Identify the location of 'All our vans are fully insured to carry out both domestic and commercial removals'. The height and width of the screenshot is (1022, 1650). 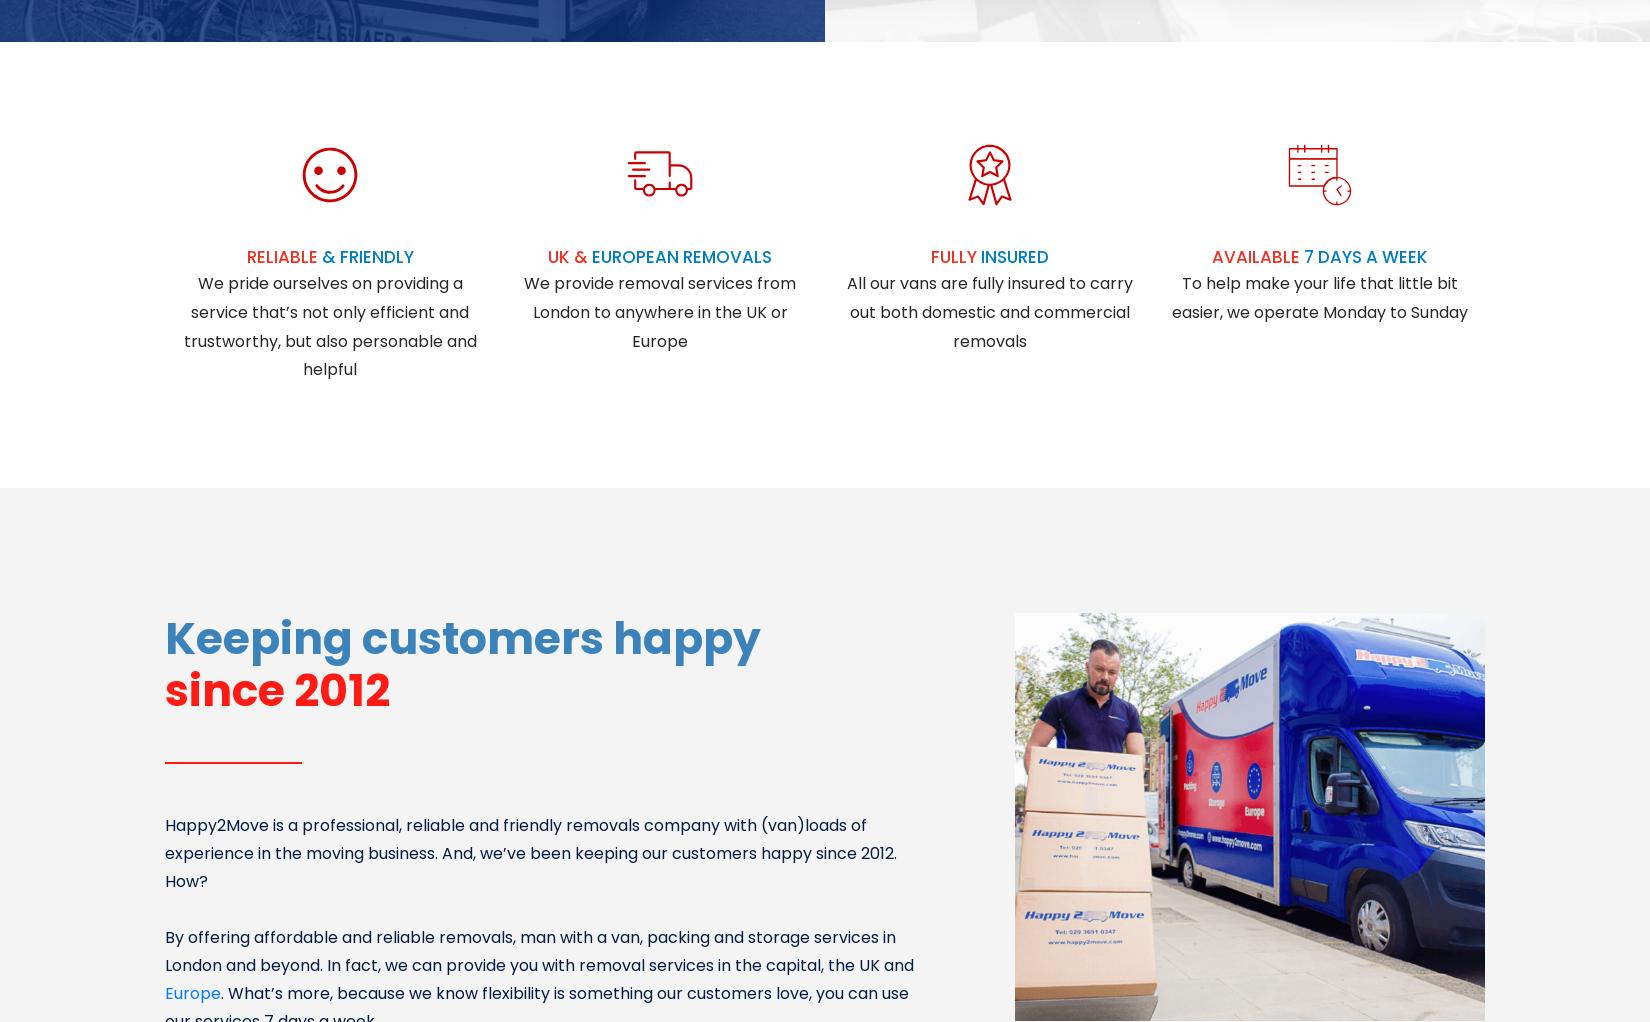
(846, 311).